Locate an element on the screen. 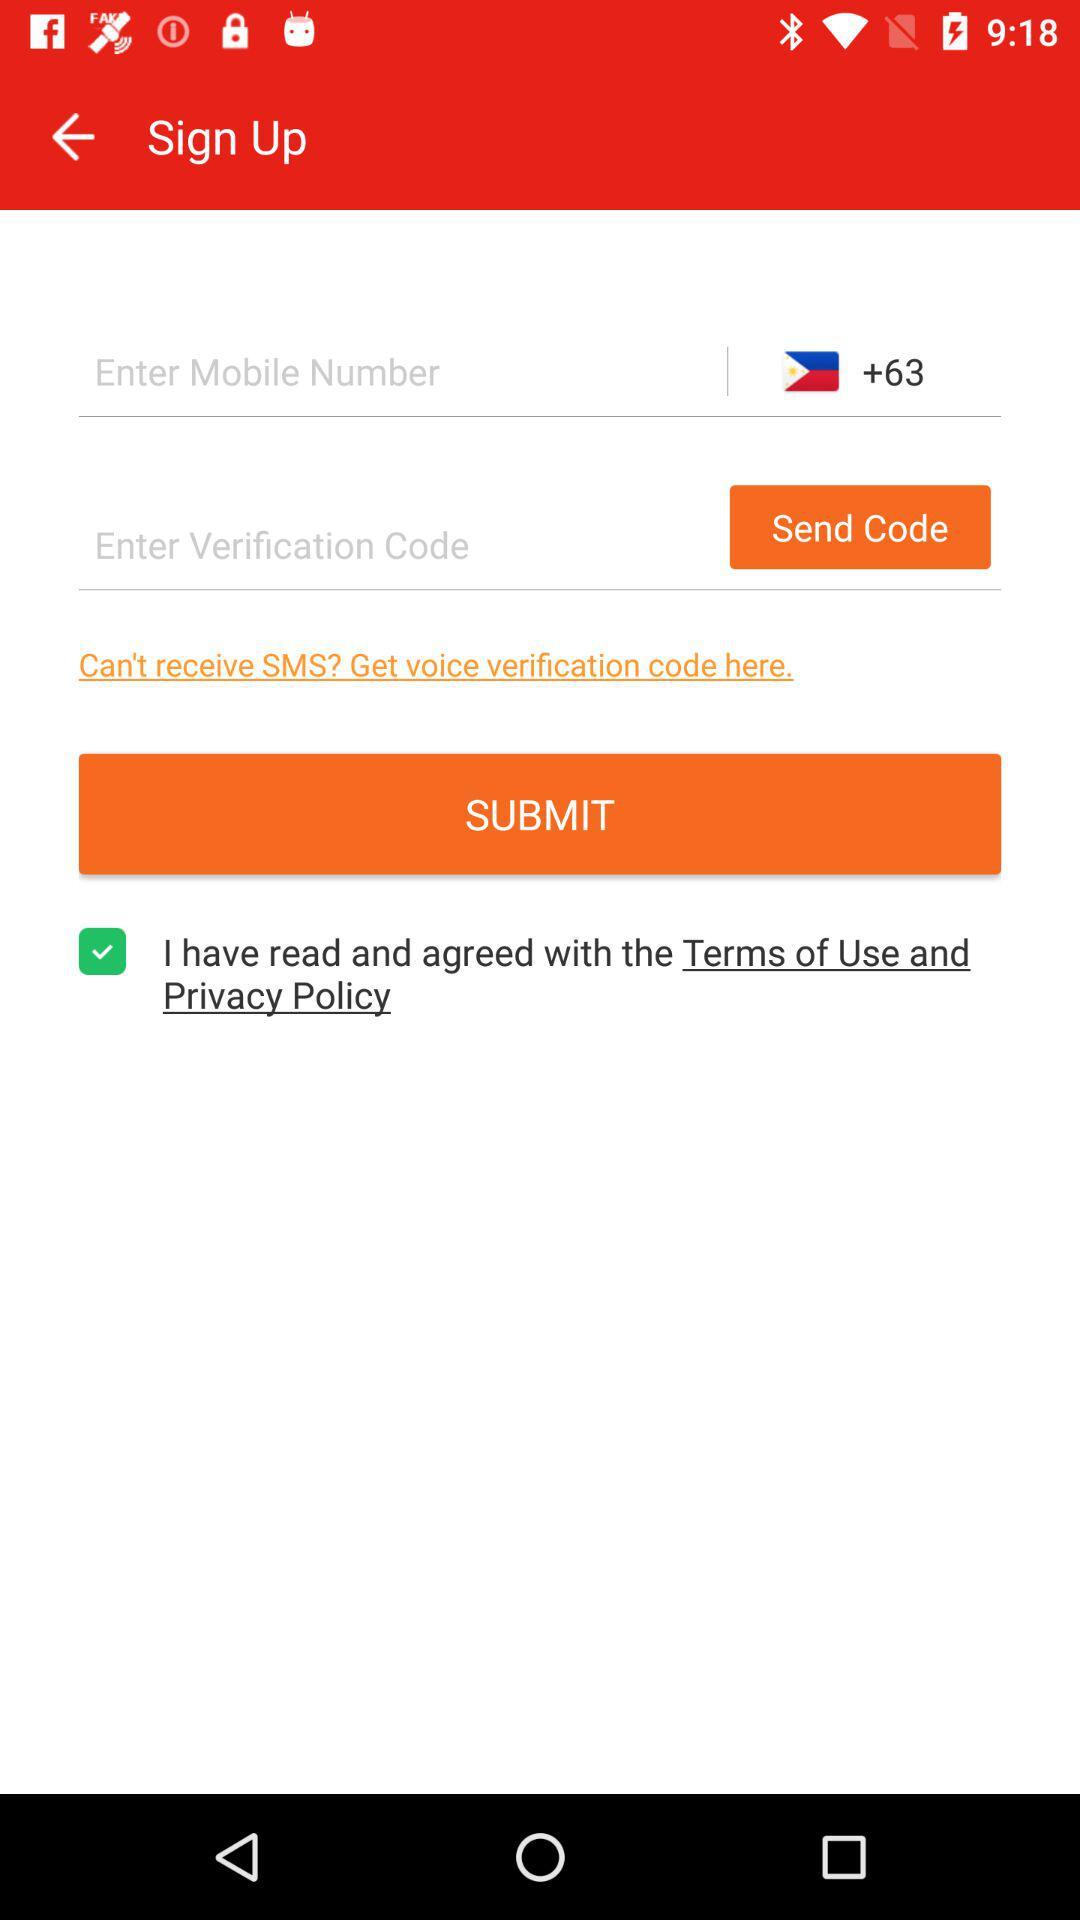 Image resolution: width=1080 pixels, height=1920 pixels. icon to the left of the sign up is located at coordinates (72, 135).